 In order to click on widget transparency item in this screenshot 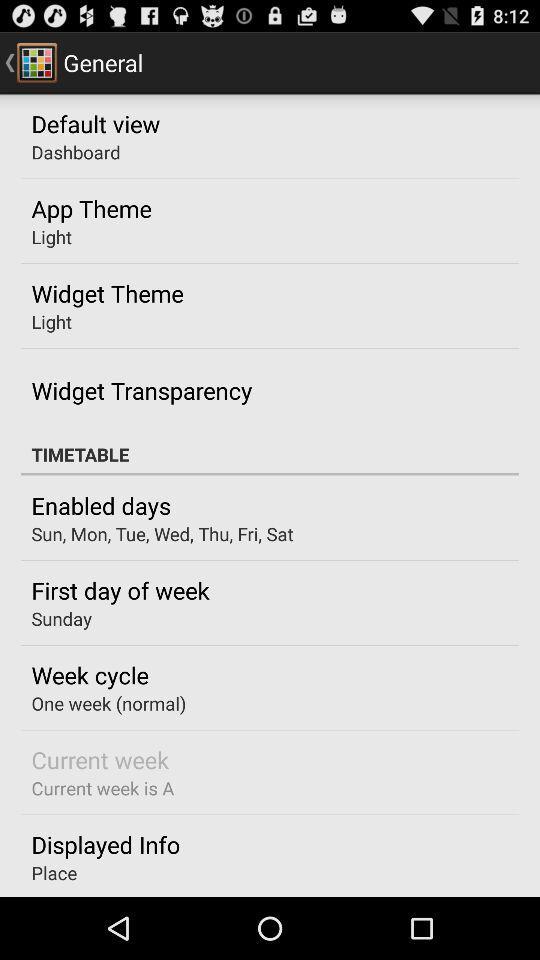, I will do `click(140, 389)`.